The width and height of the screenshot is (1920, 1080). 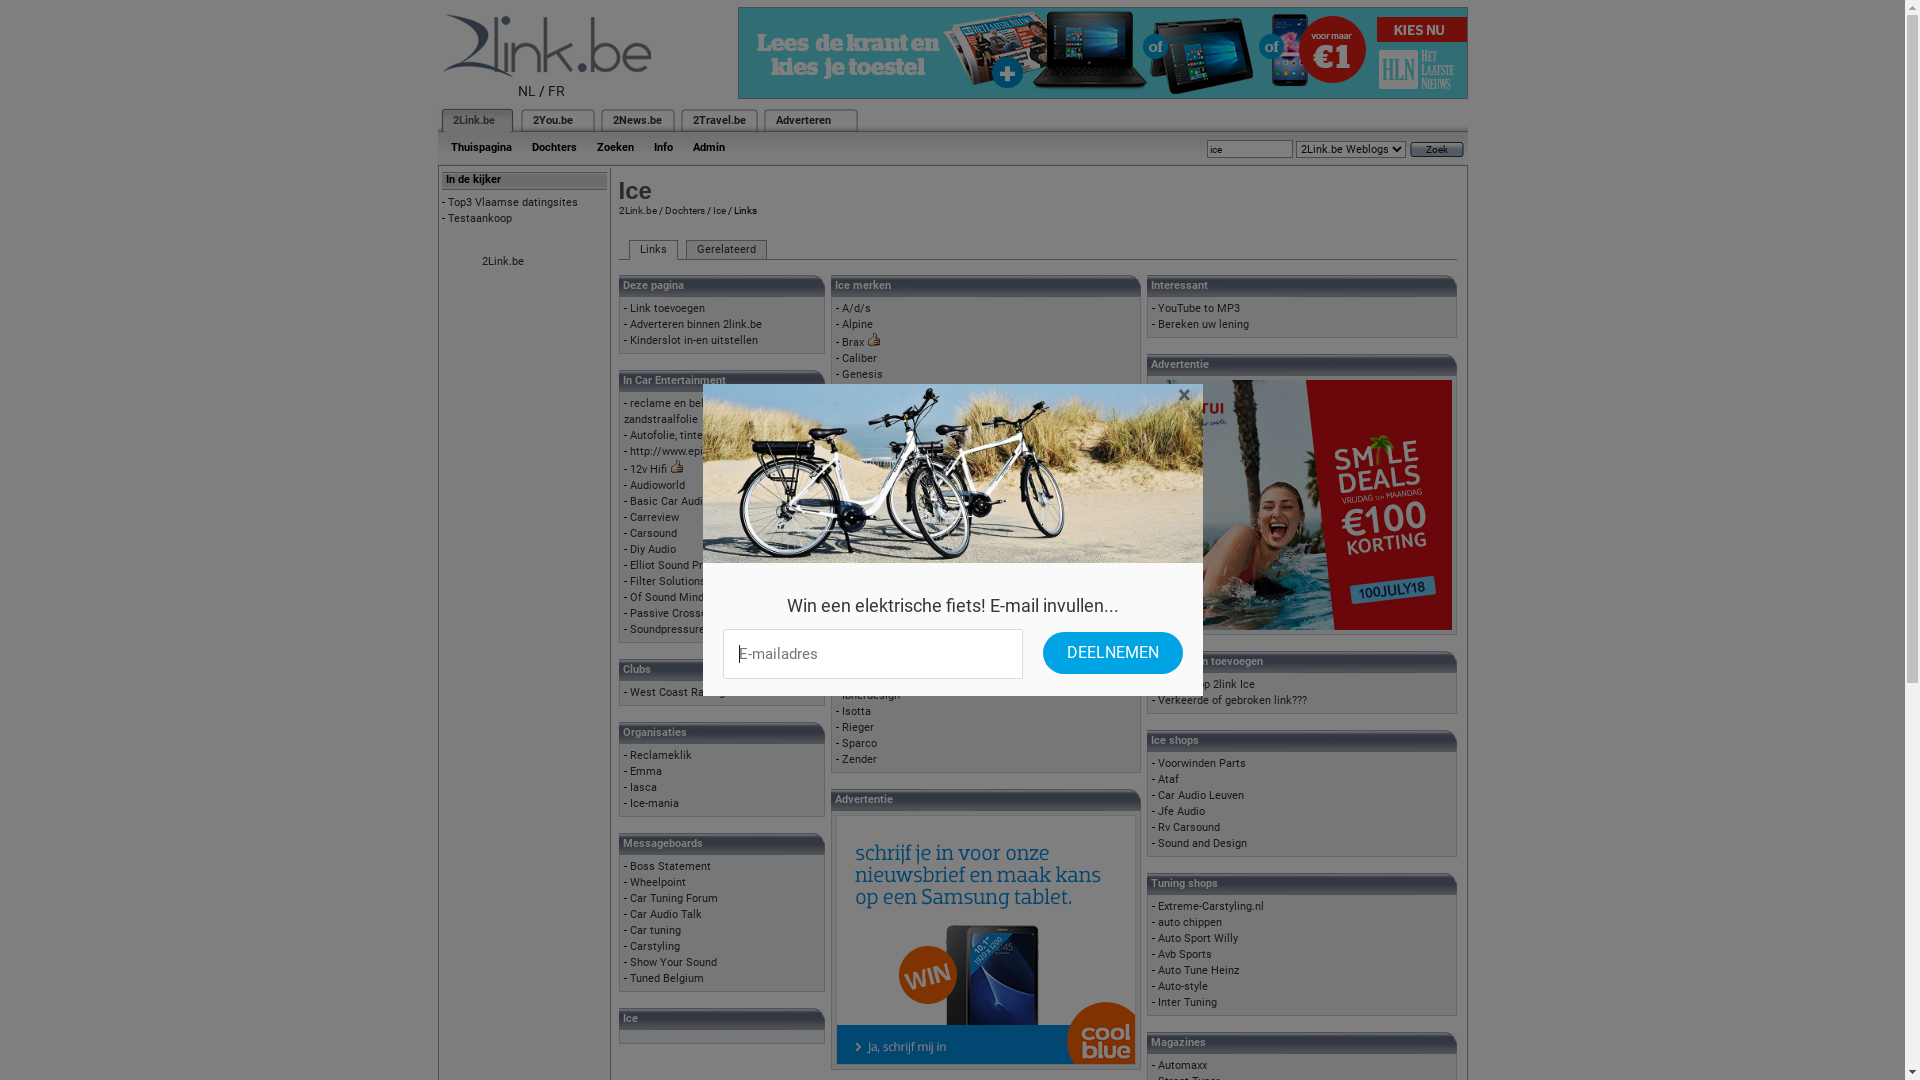 What do you see at coordinates (628, 802) in the screenshot?
I see `'Ice-mania'` at bounding box center [628, 802].